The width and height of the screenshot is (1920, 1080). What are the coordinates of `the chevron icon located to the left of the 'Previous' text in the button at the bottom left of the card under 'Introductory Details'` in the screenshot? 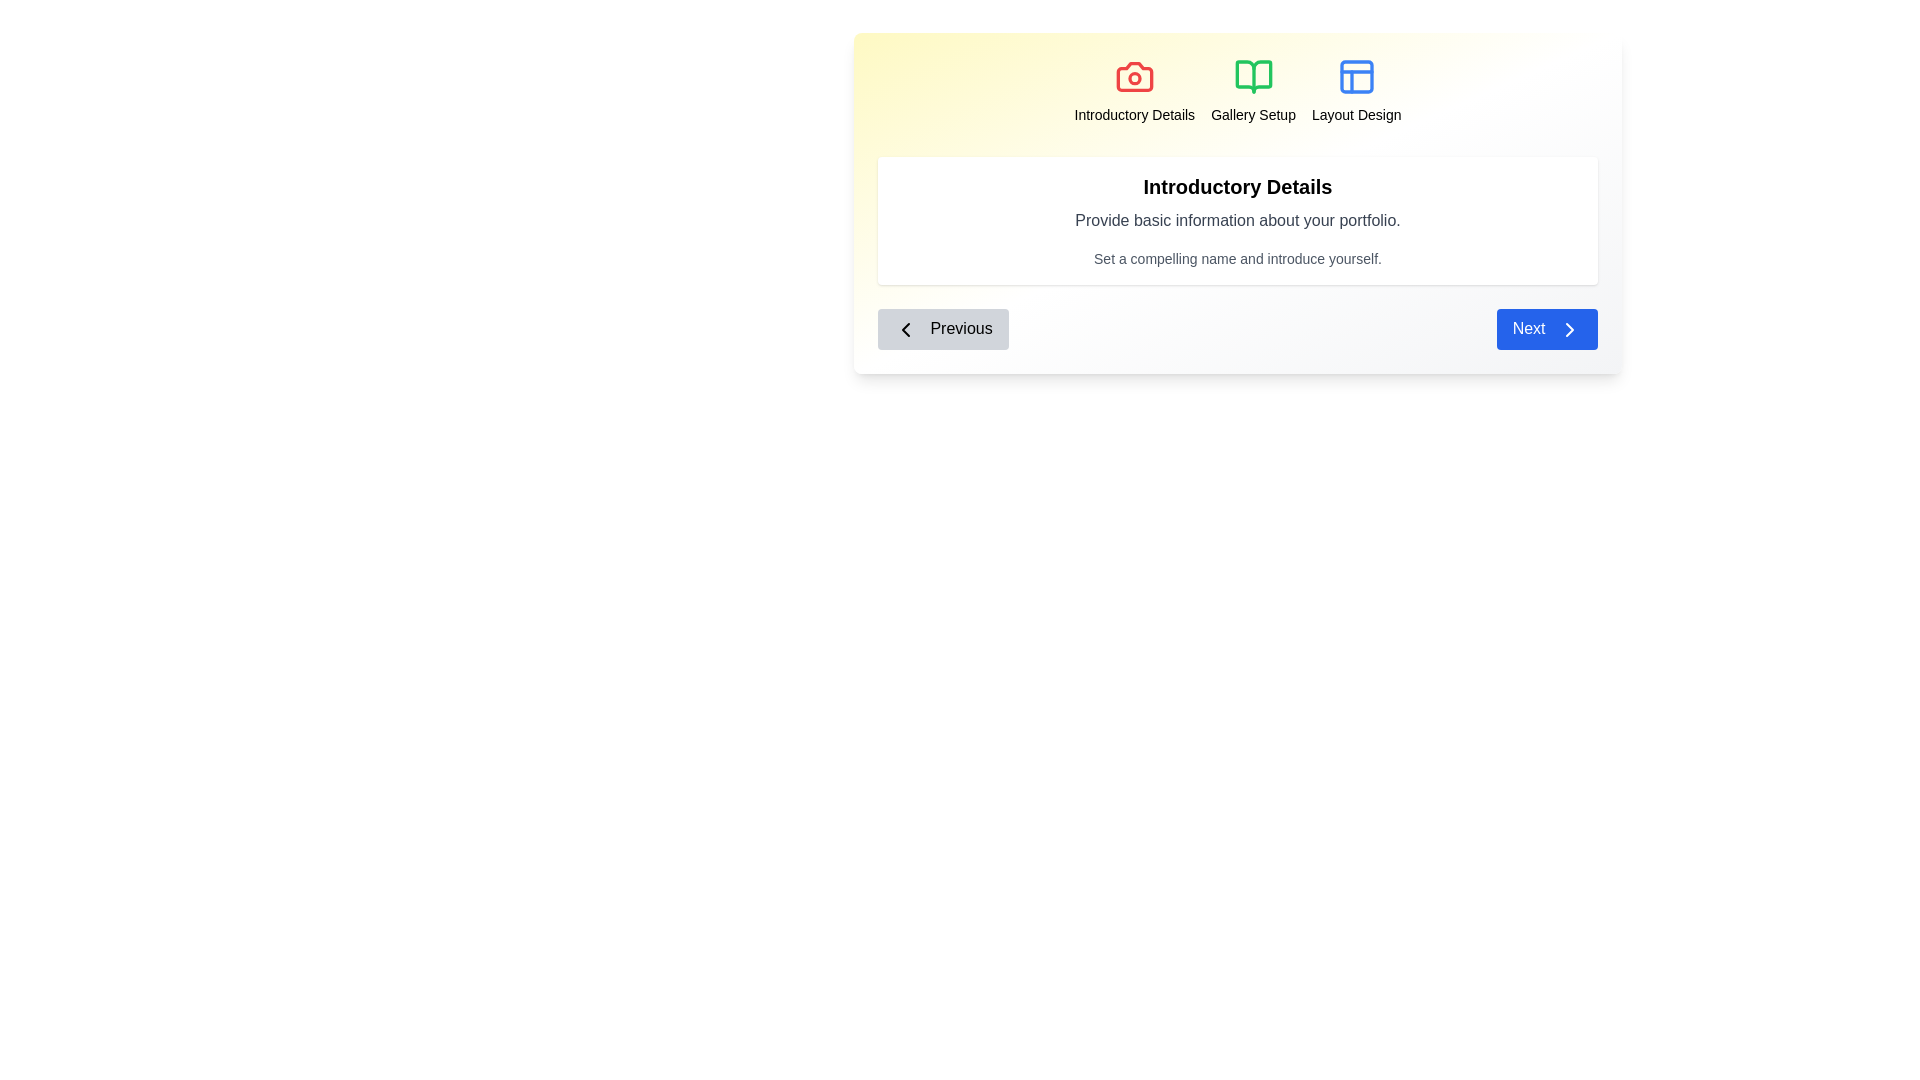 It's located at (905, 327).